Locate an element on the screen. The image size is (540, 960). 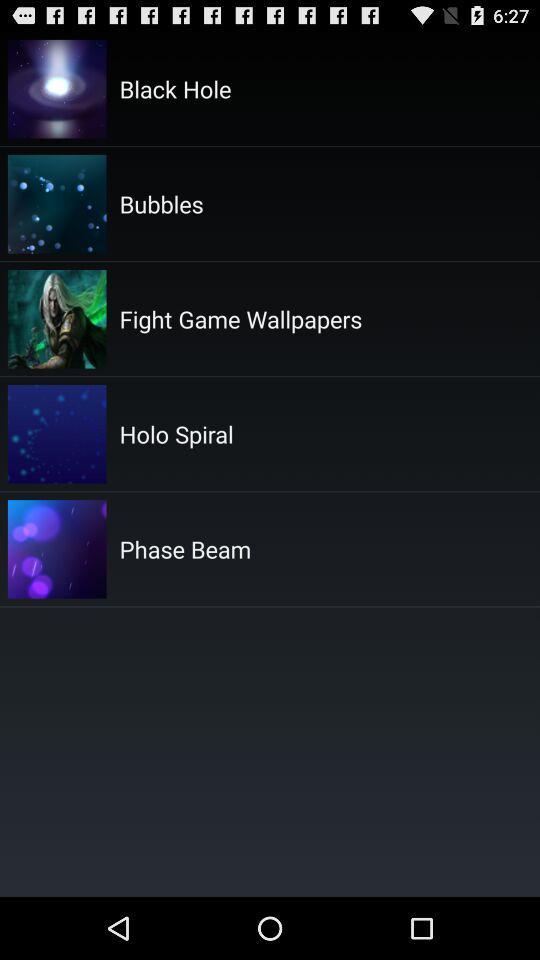
phase beam icon is located at coordinates (185, 549).